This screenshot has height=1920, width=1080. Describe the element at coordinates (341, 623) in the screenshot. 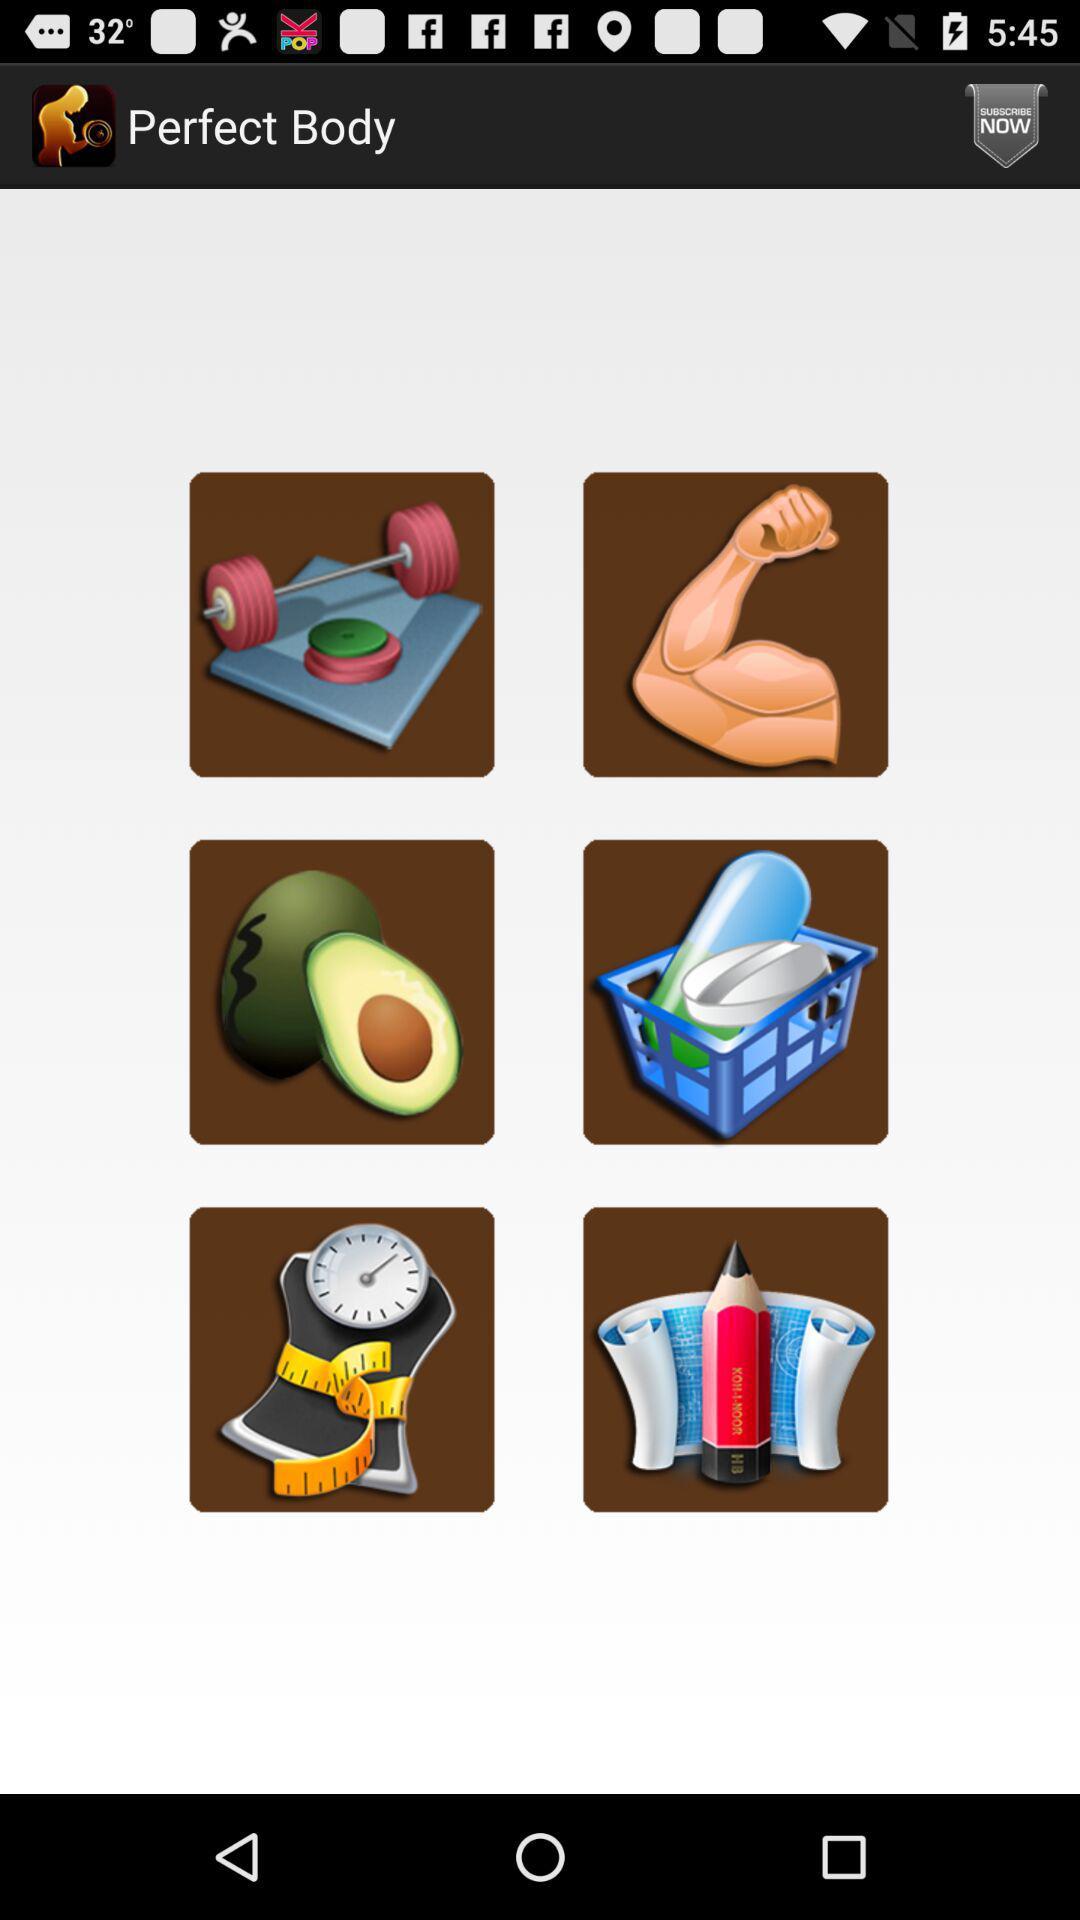

I see `exercise` at that location.